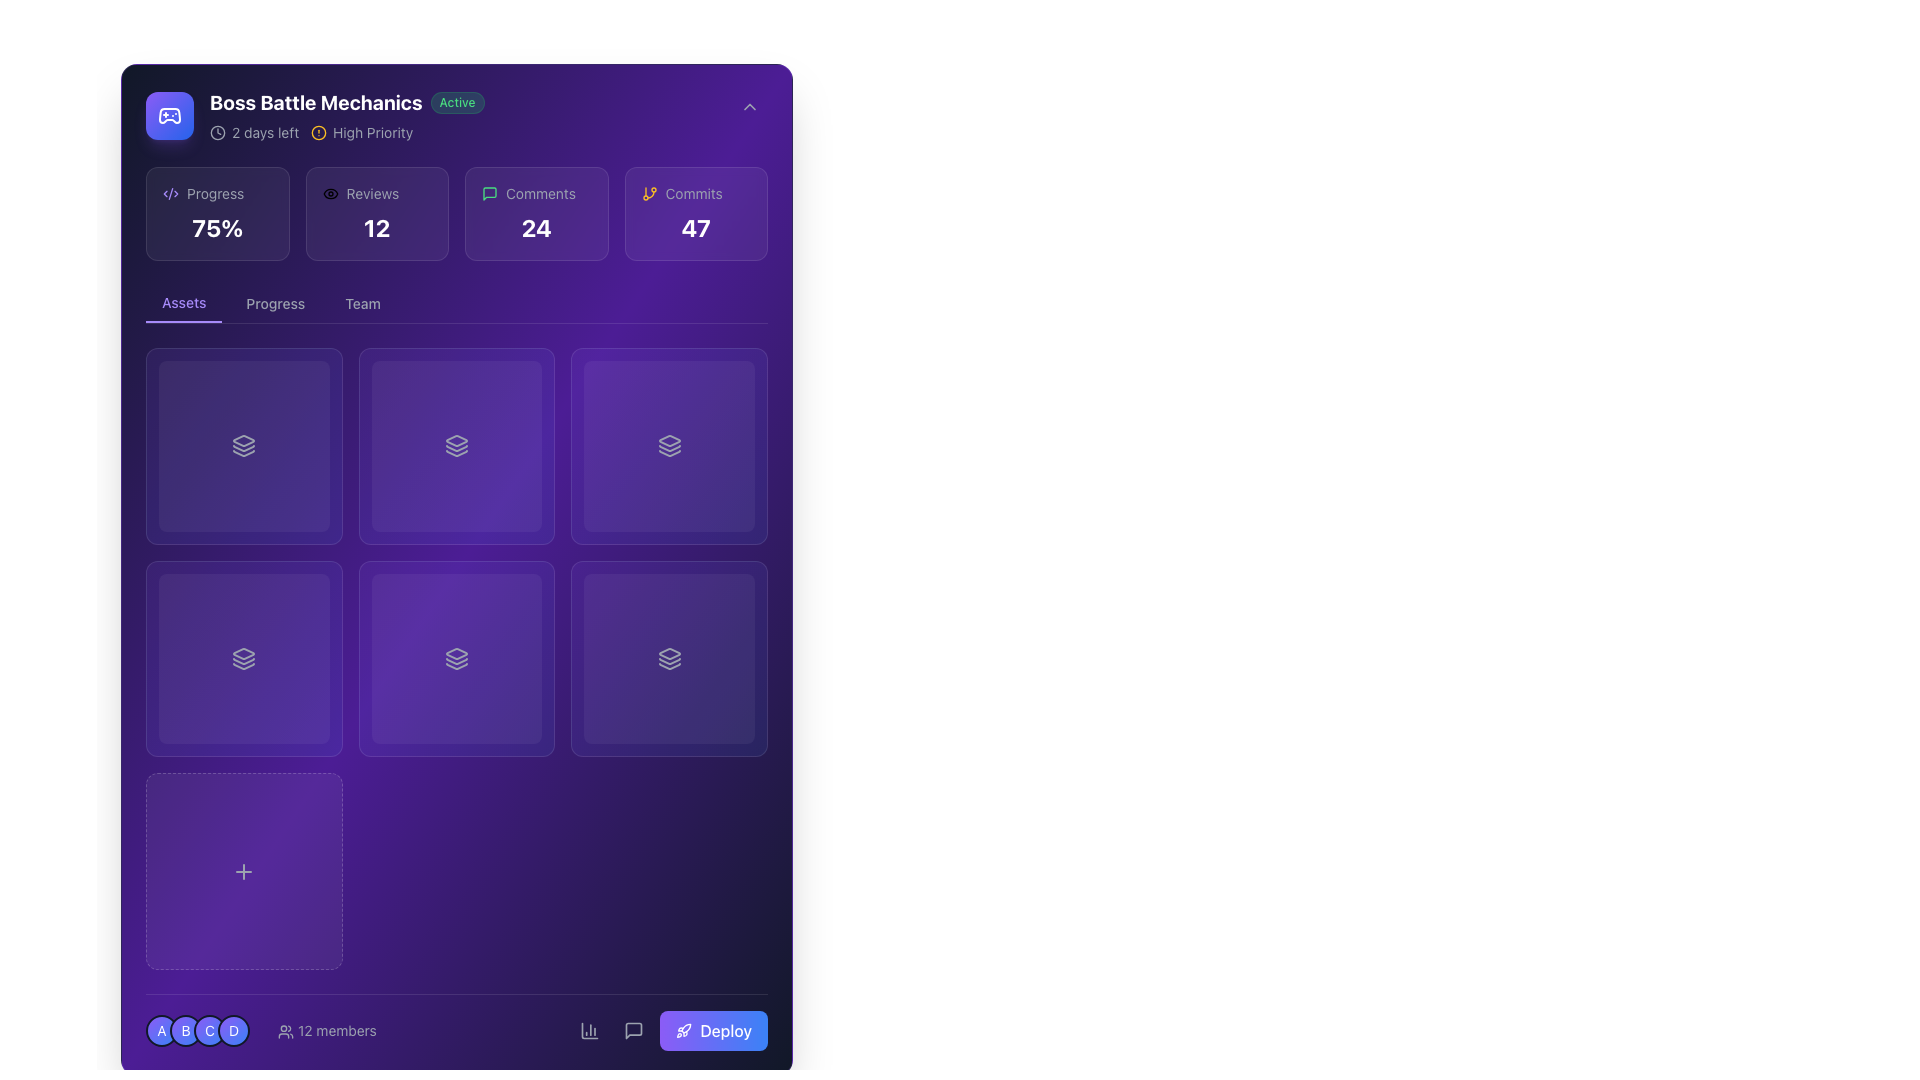 The image size is (1920, 1080). What do you see at coordinates (633, 1030) in the screenshot?
I see `the comments icon located at the bottom-right corner of the interface, which is the second icon from the left in a row of icons` at bounding box center [633, 1030].